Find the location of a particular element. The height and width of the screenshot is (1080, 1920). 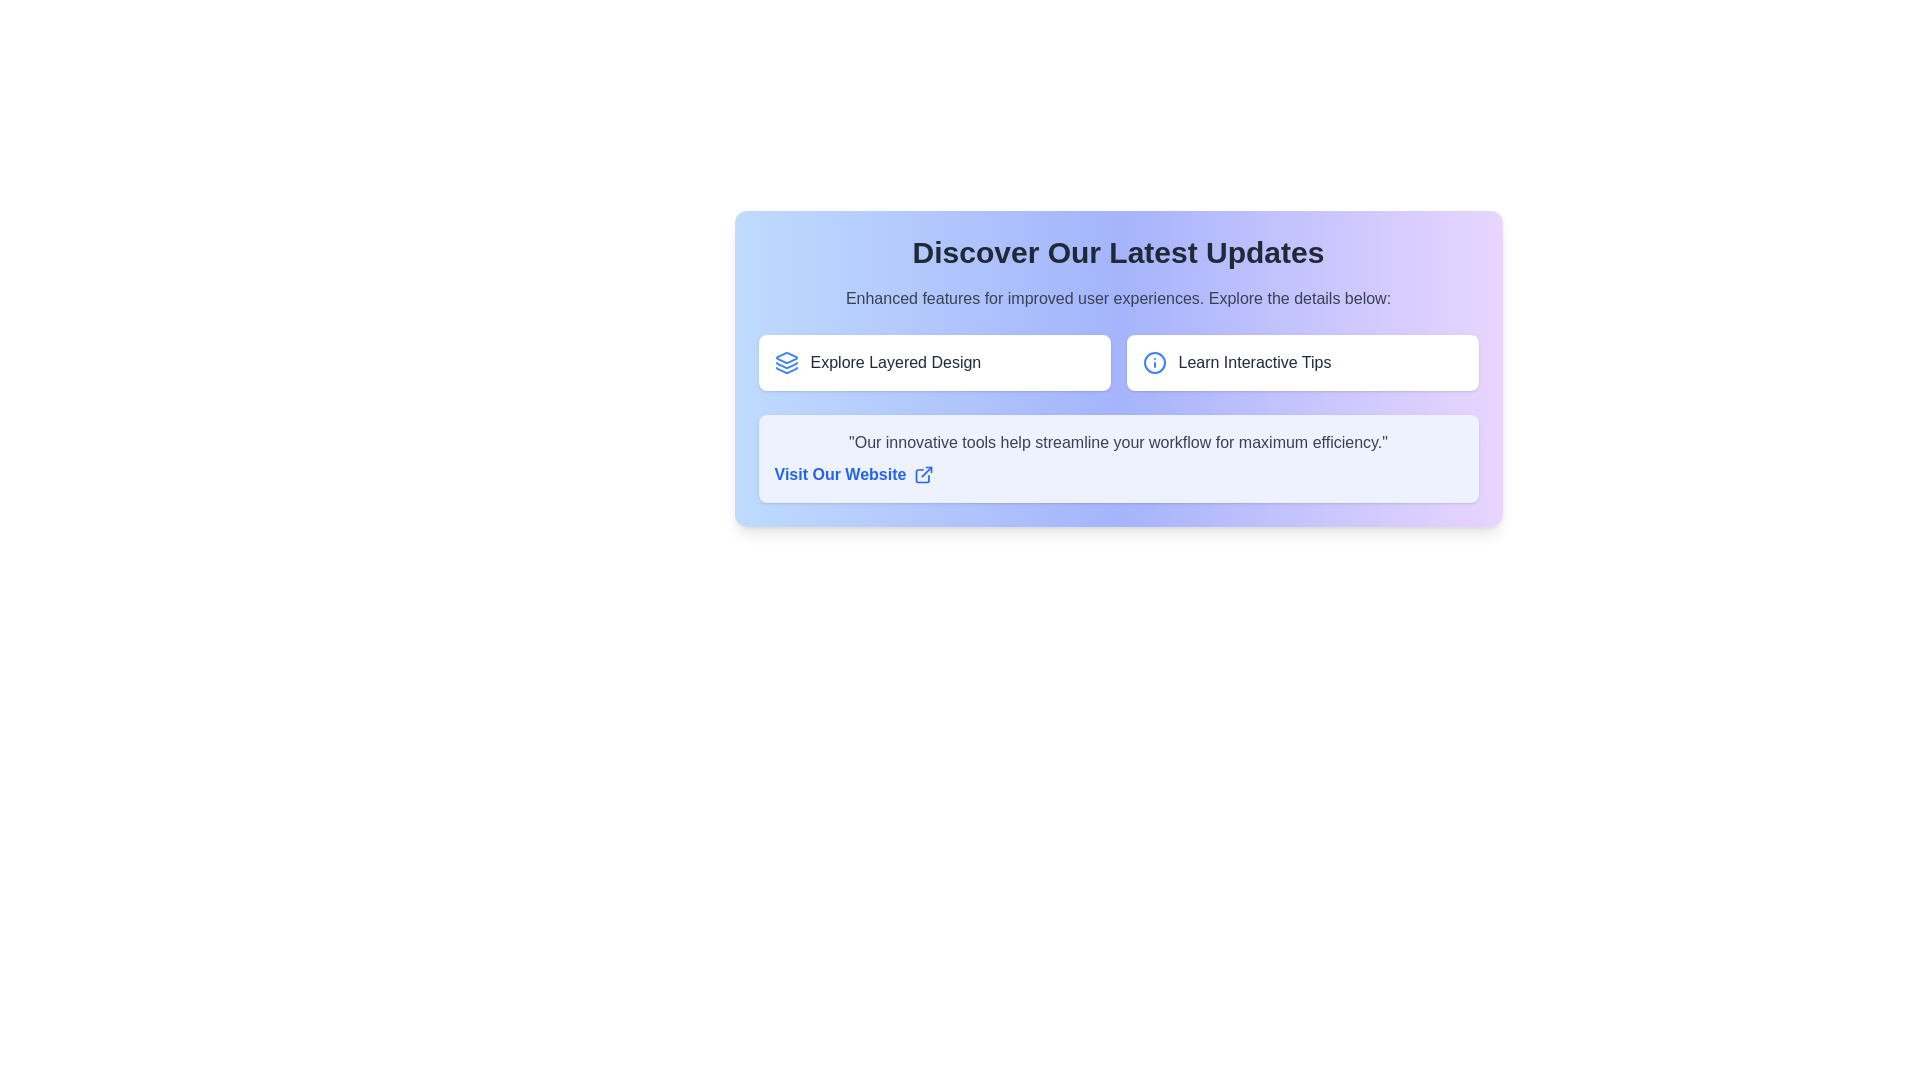

the small blue layered square icon located to the far left of the 'Explore Layered Design' button within the card panel is located at coordinates (785, 362).